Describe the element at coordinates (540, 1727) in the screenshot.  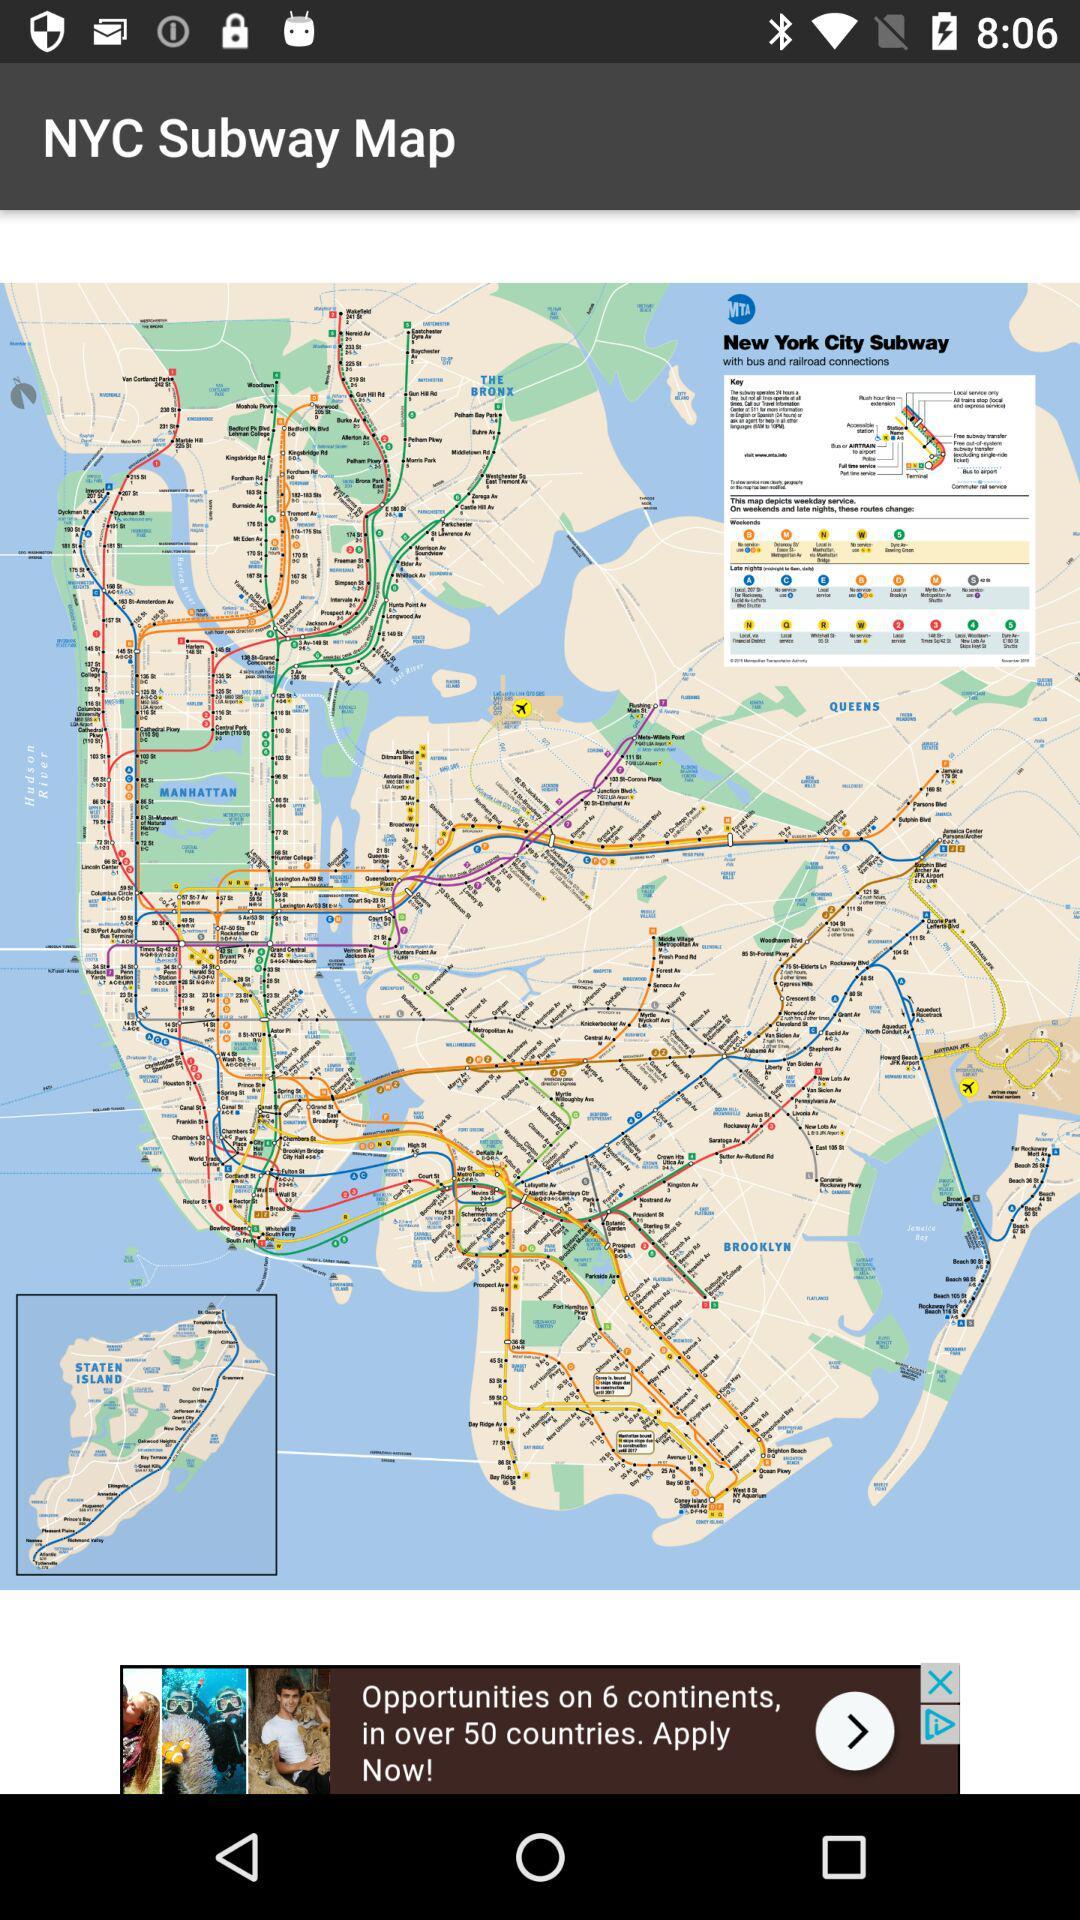
I see `patton` at that location.